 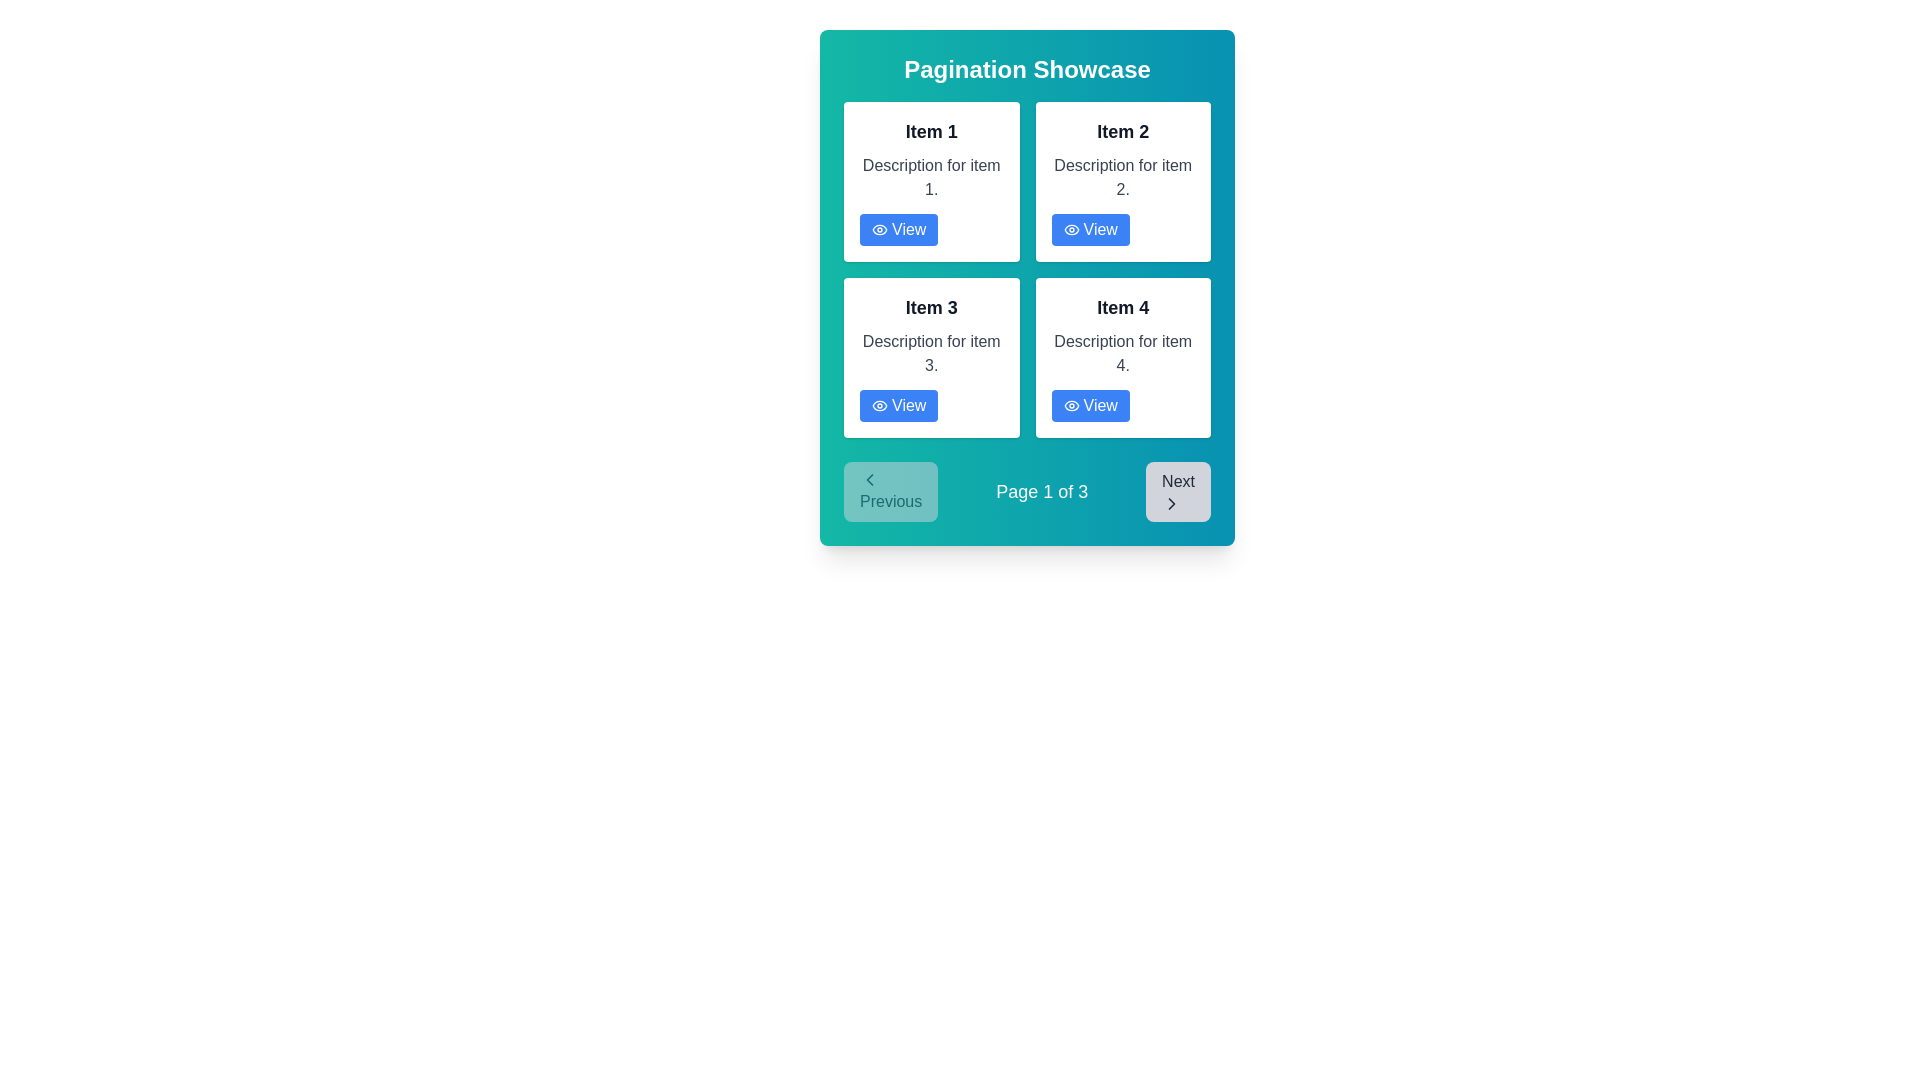 What do you see at coordinates (1089, 229) in the screenshot?
I see `the button for 'Item 2'` at bounding box center [1089, 229].